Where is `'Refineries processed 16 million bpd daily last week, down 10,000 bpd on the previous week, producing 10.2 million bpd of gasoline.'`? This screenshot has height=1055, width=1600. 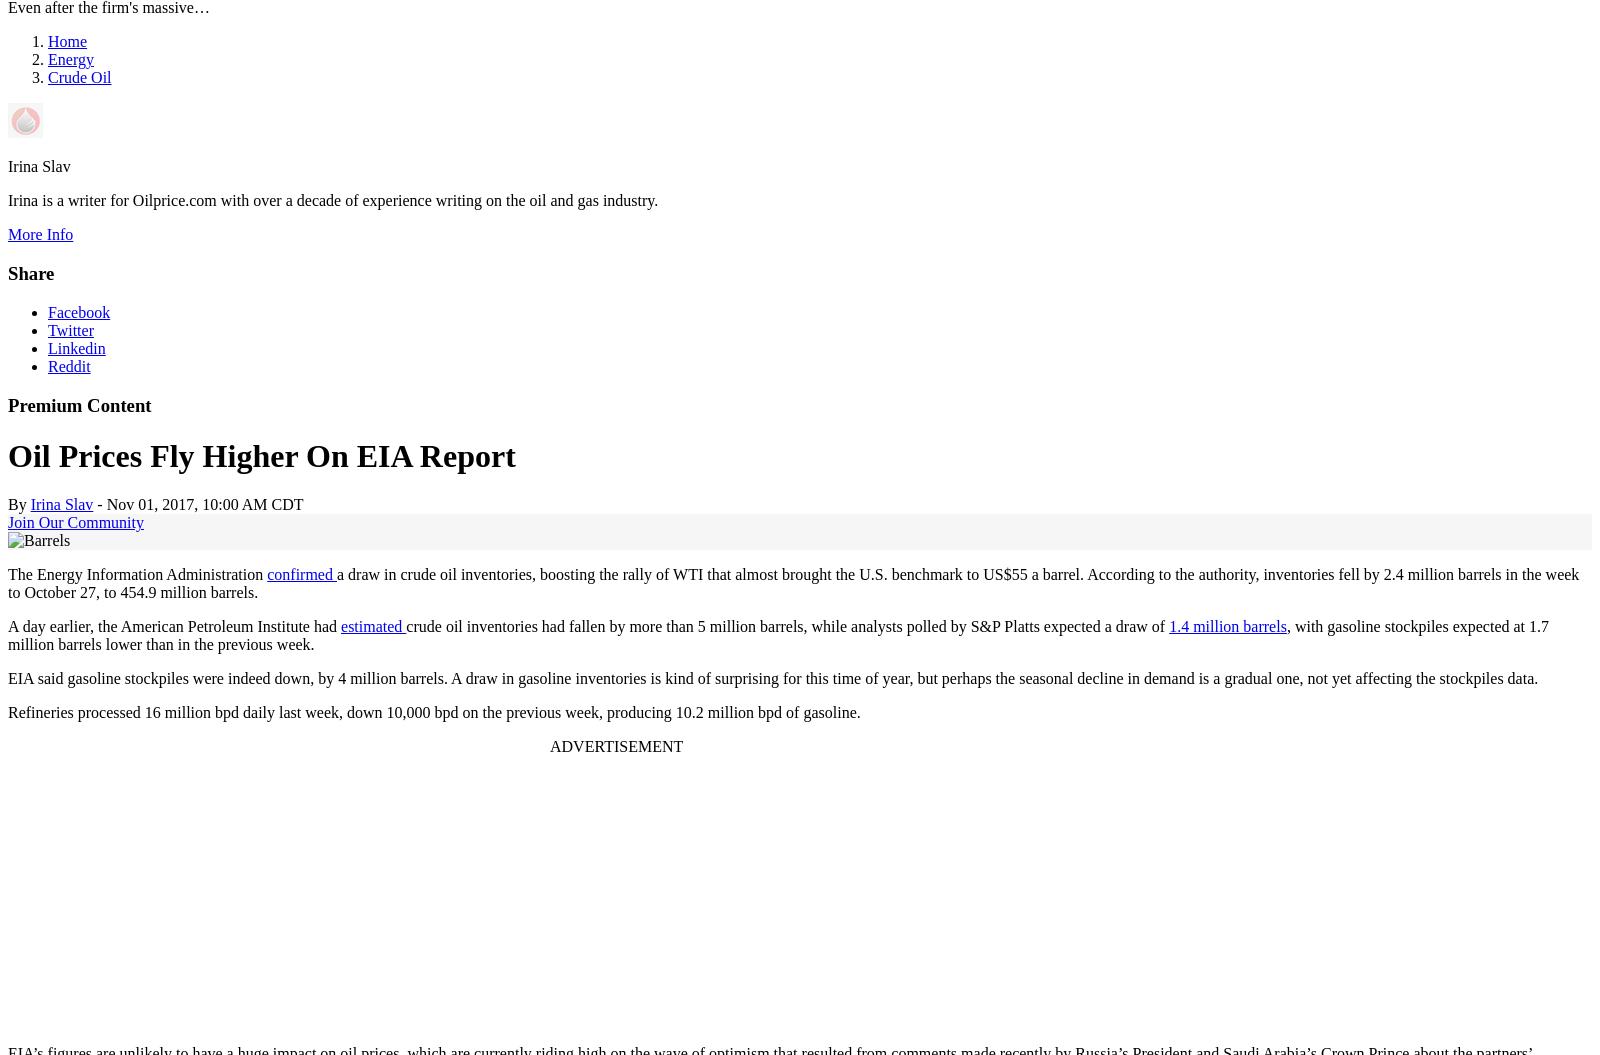 'Refineries processed 16 million bpd daily last week, down 10,000 bpd on the previous week, producing 10.2 million bpd of gasoline.' is located at coordinates (432, 712).